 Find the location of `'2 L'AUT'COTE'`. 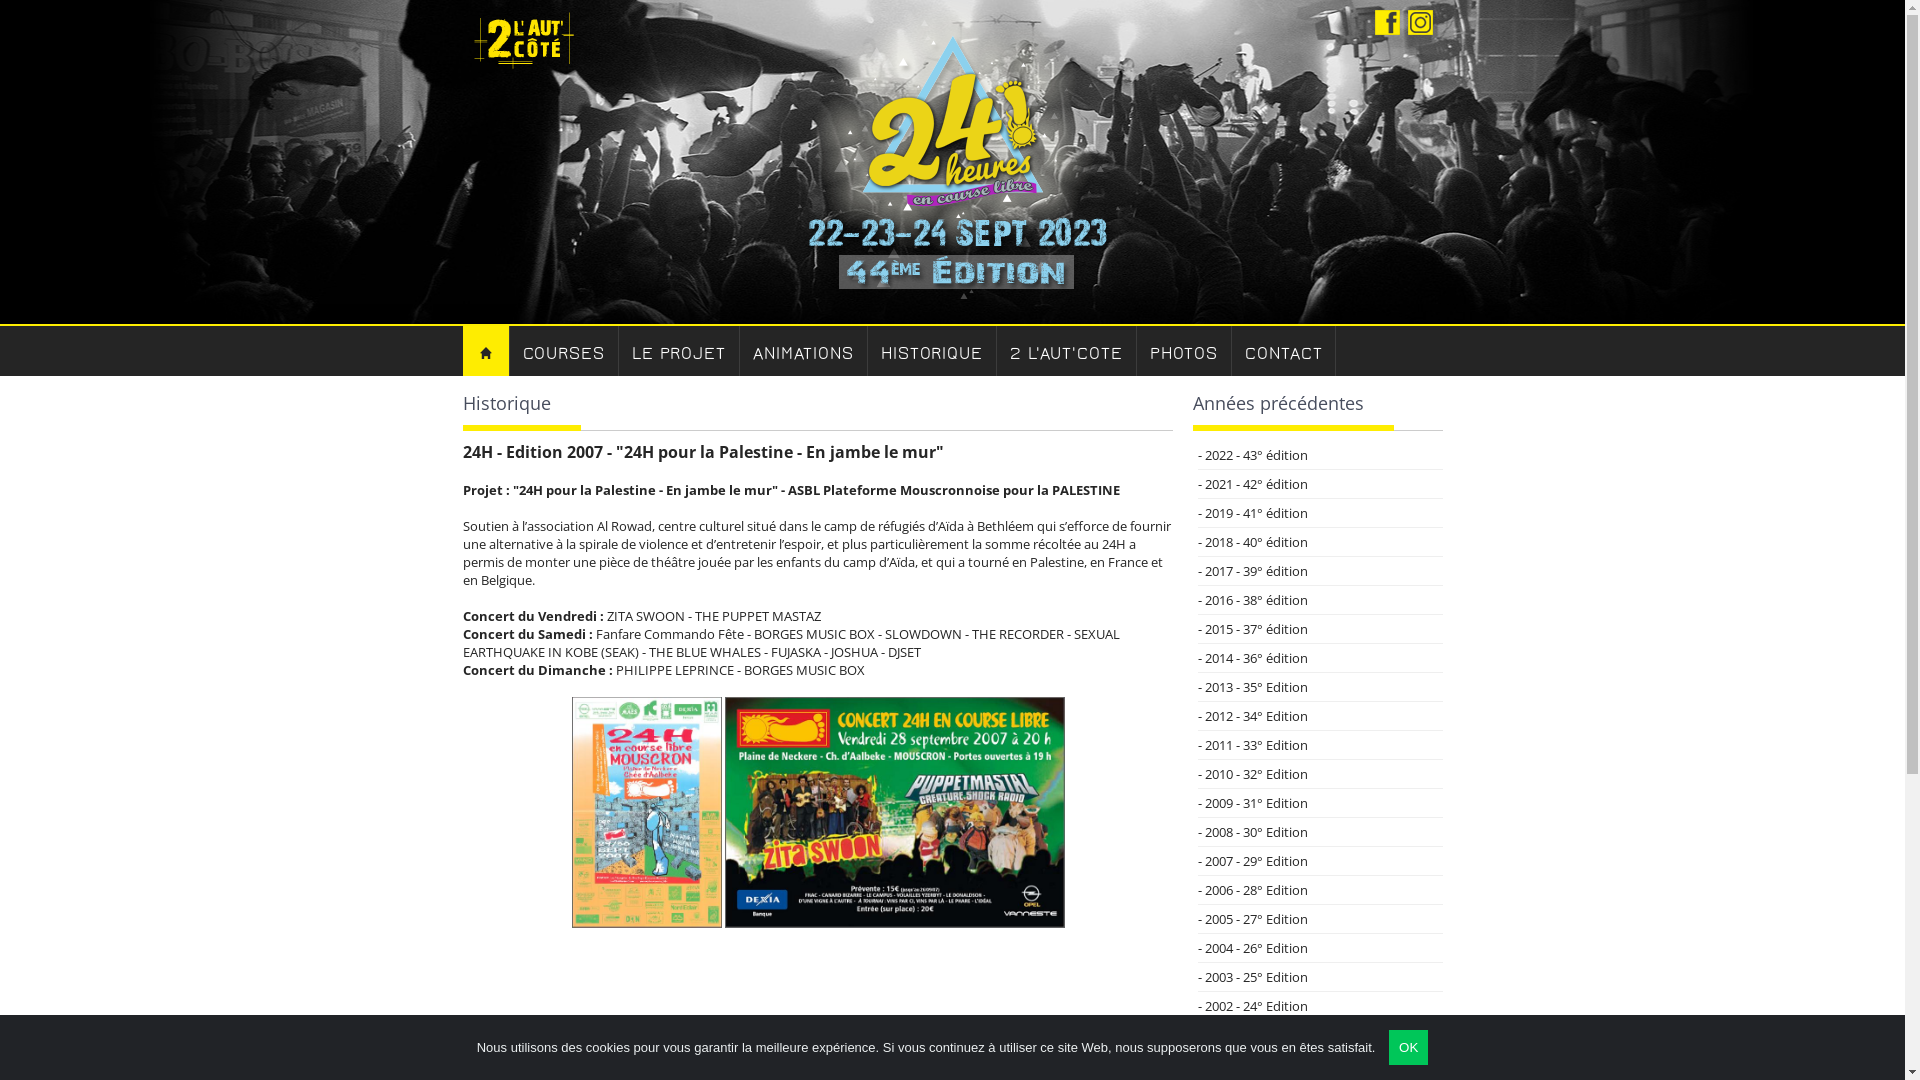

'2 L'AUT'COTE' is located at coordinates (997, 350).